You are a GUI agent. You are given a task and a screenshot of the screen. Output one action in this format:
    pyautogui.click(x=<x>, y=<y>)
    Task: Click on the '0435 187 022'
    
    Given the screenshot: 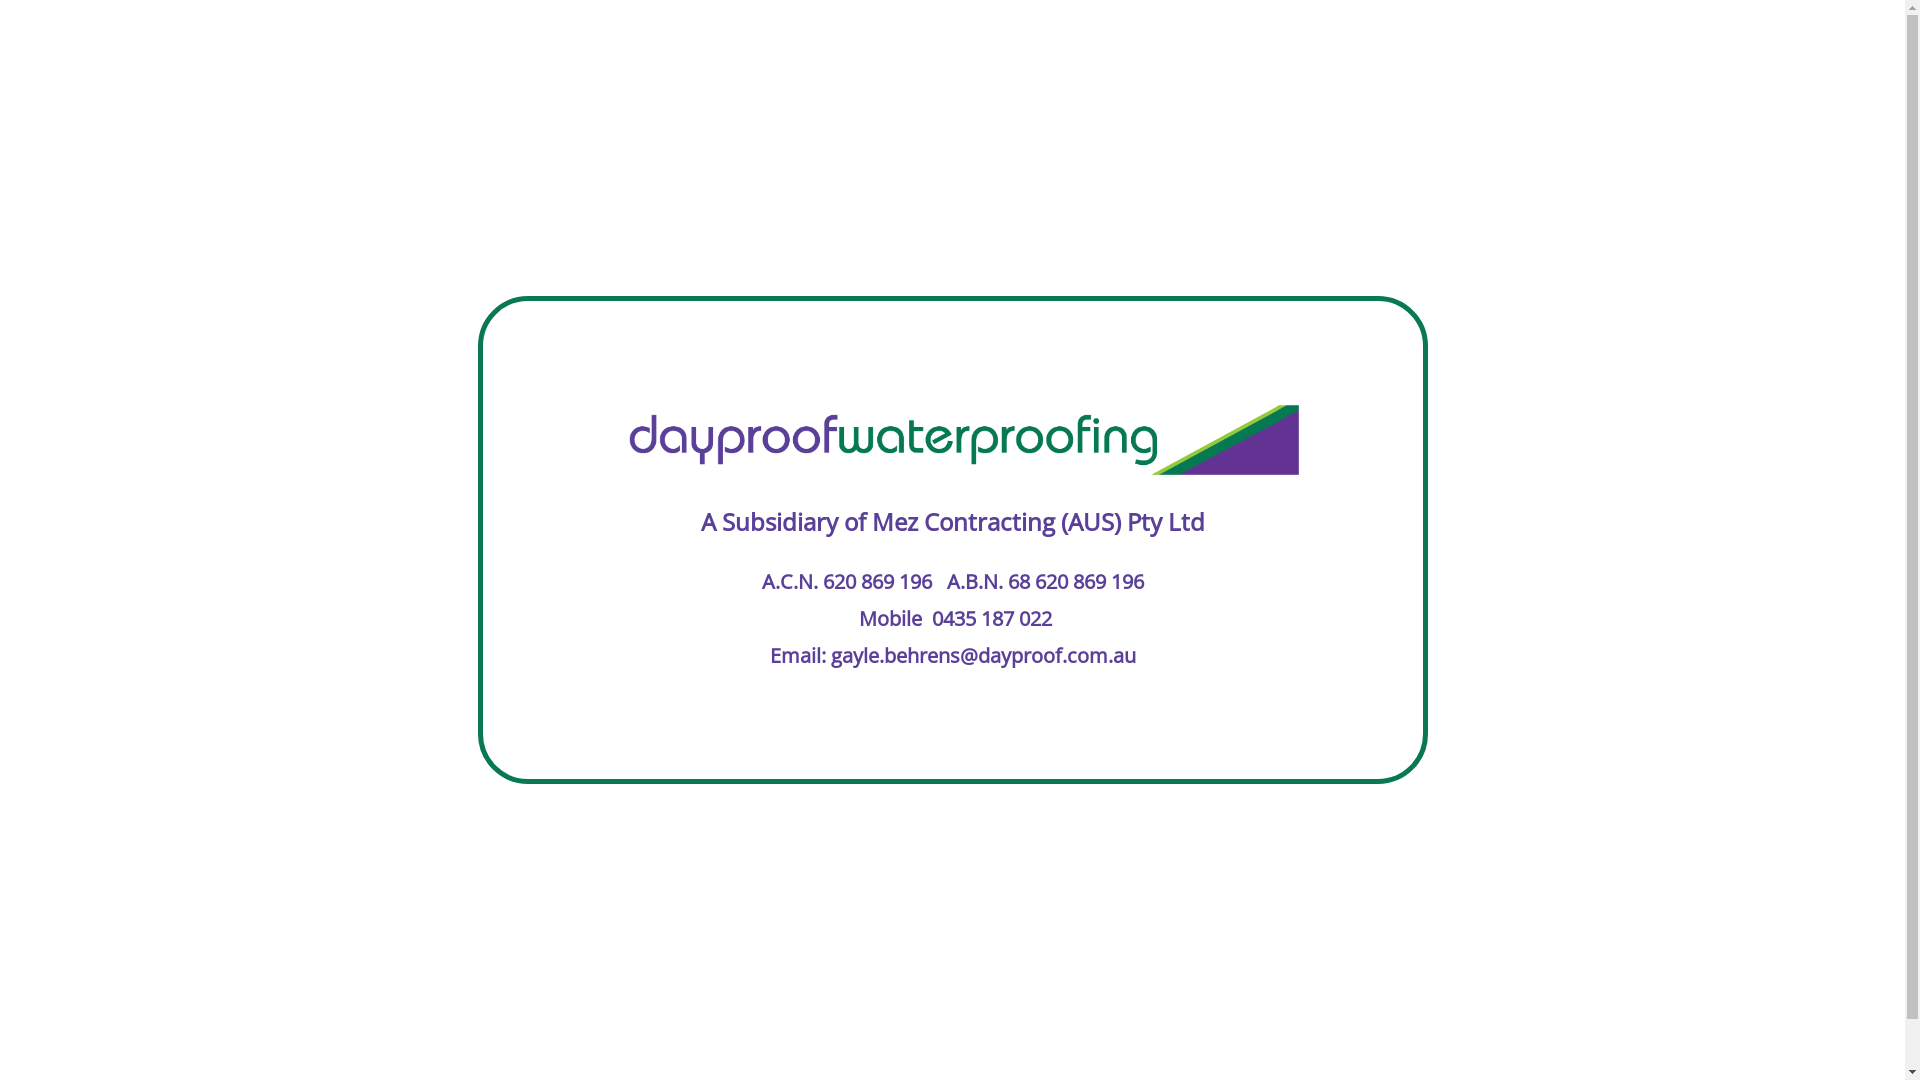 What is the action you would take?
    pyautogui.click(x=992, y=617)
    